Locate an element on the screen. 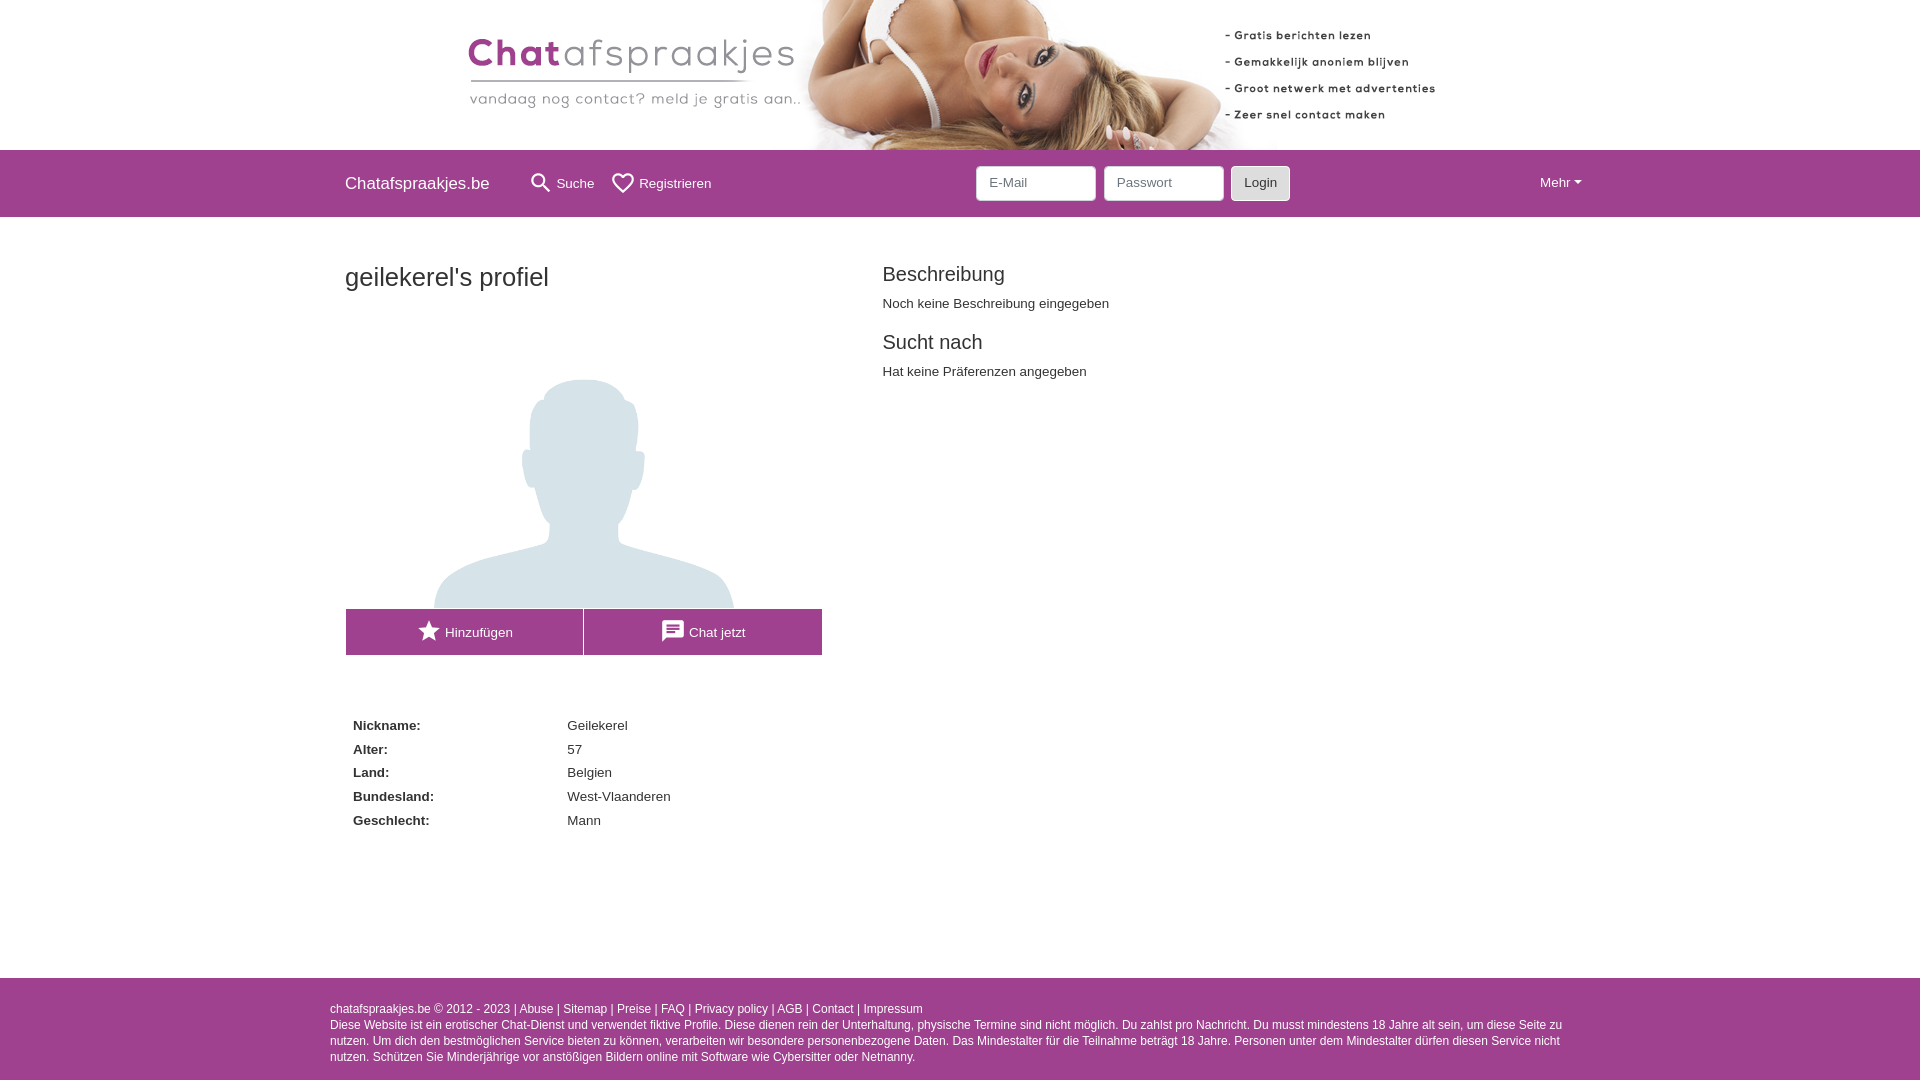 The image size is (1920, 1080). 'Preise' is located at coordinates (632, 1009).